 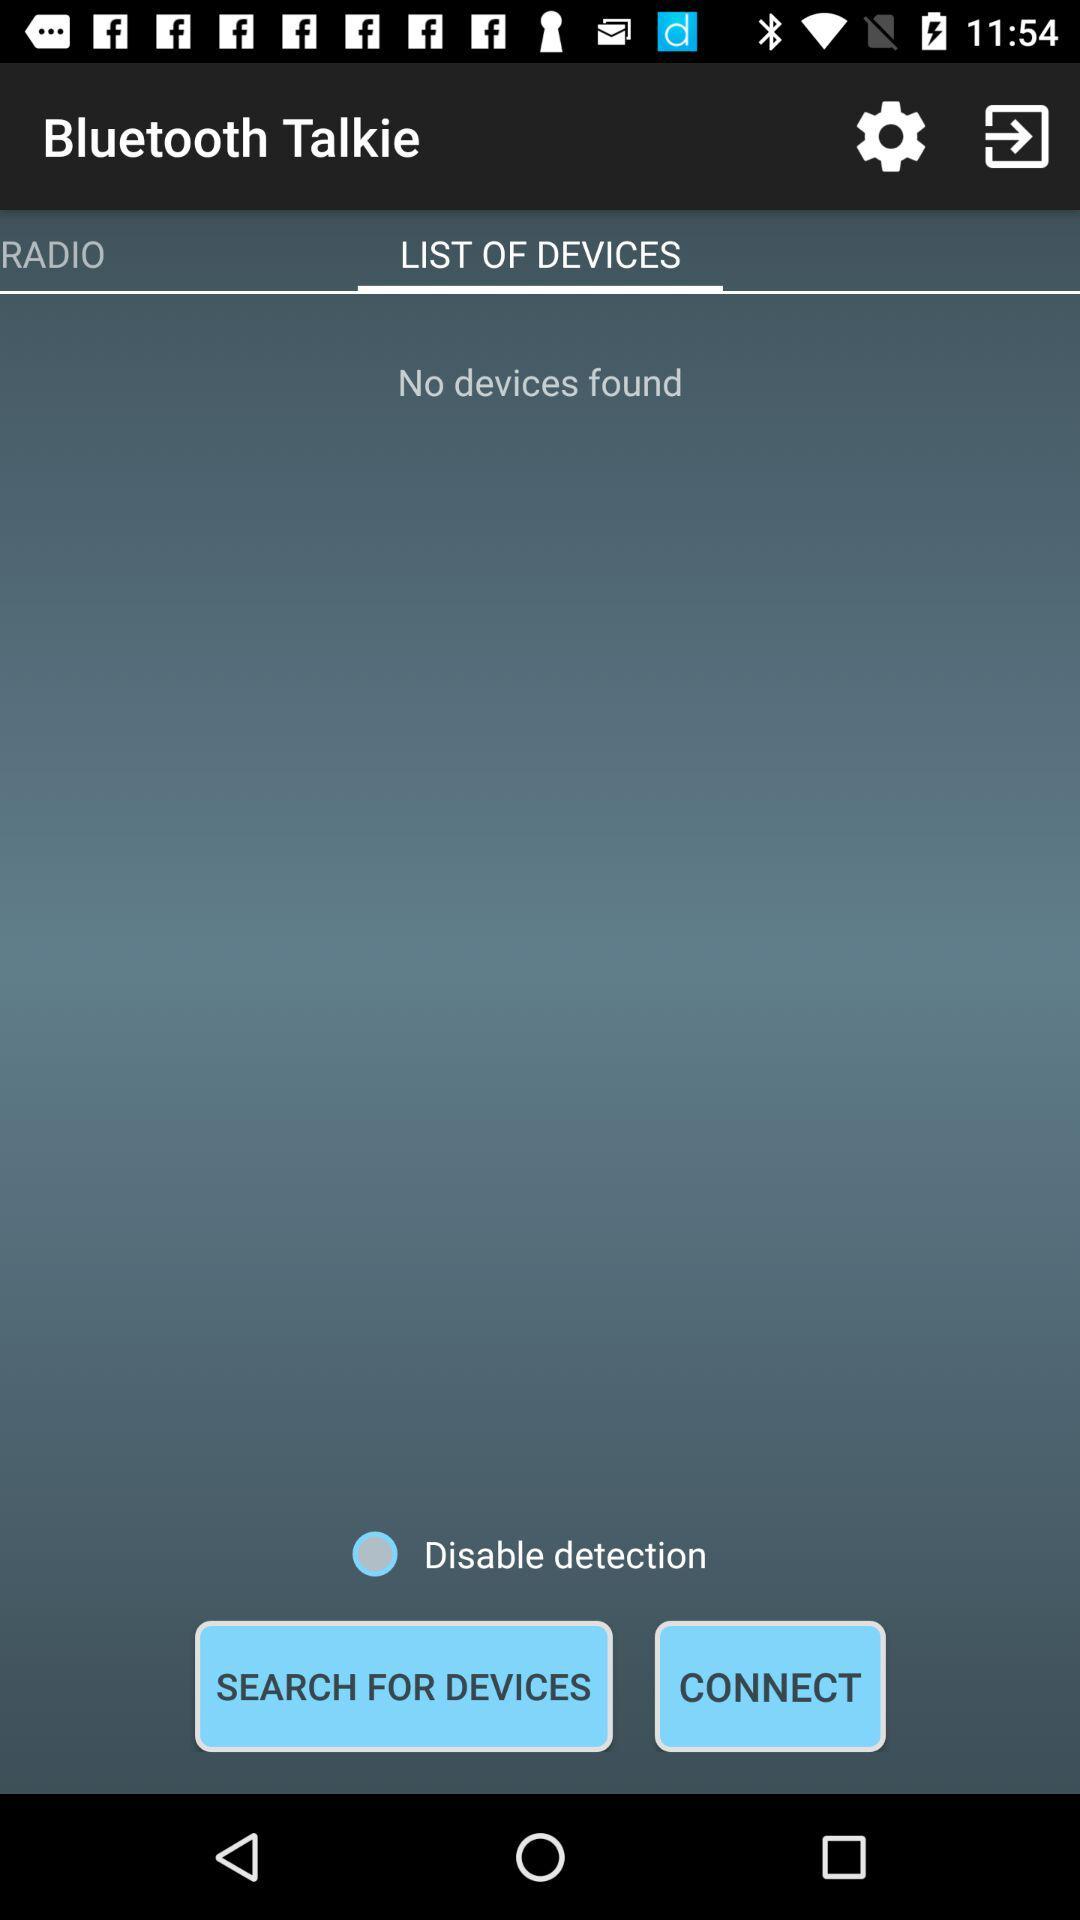 What do you see at coordinates (528, 1553) in the screenshot?
I see `disable detection icon` at bounding box center [528, 1553].